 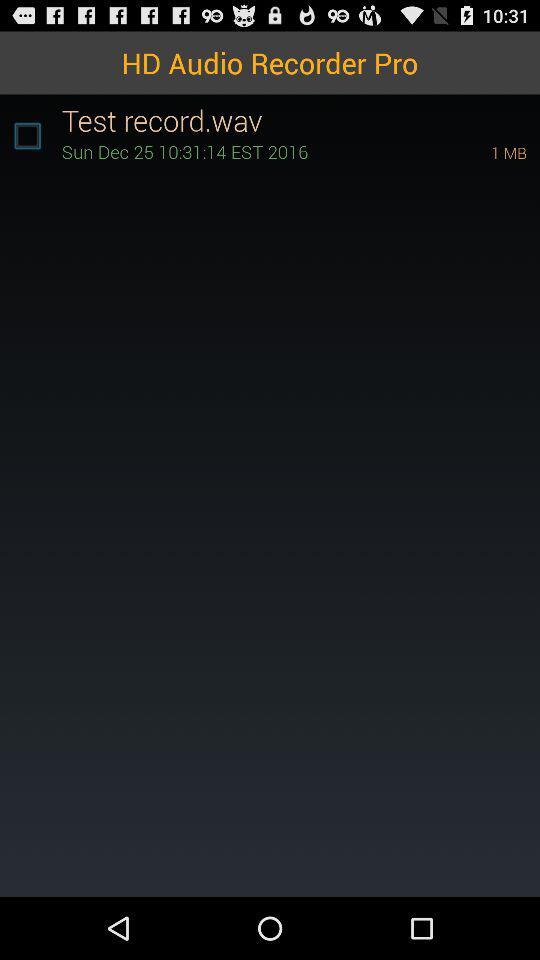 I want to click on test record.wav icon, so click(x=299, y=120).